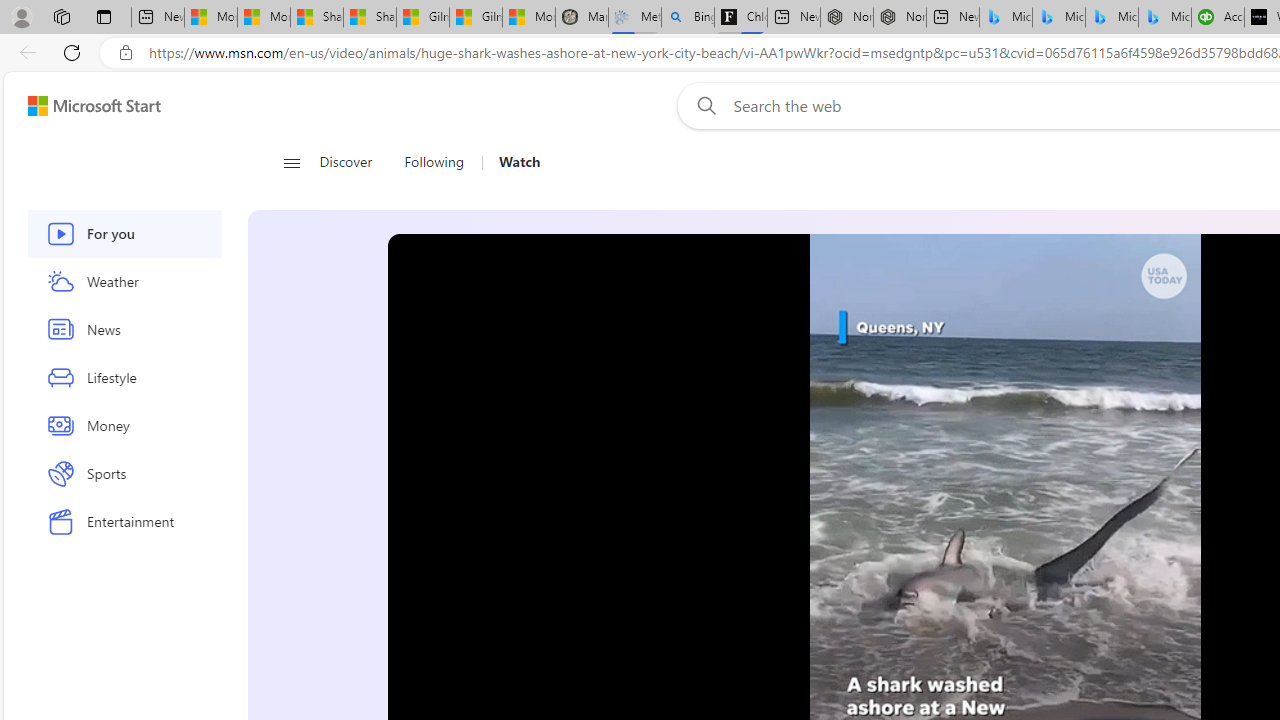  Describe the element at coordinates (898, 17) in the screenshot. I see `'Nordace - #1 Japanese Best-Seller - Siena Smart Backpack'` at that location.